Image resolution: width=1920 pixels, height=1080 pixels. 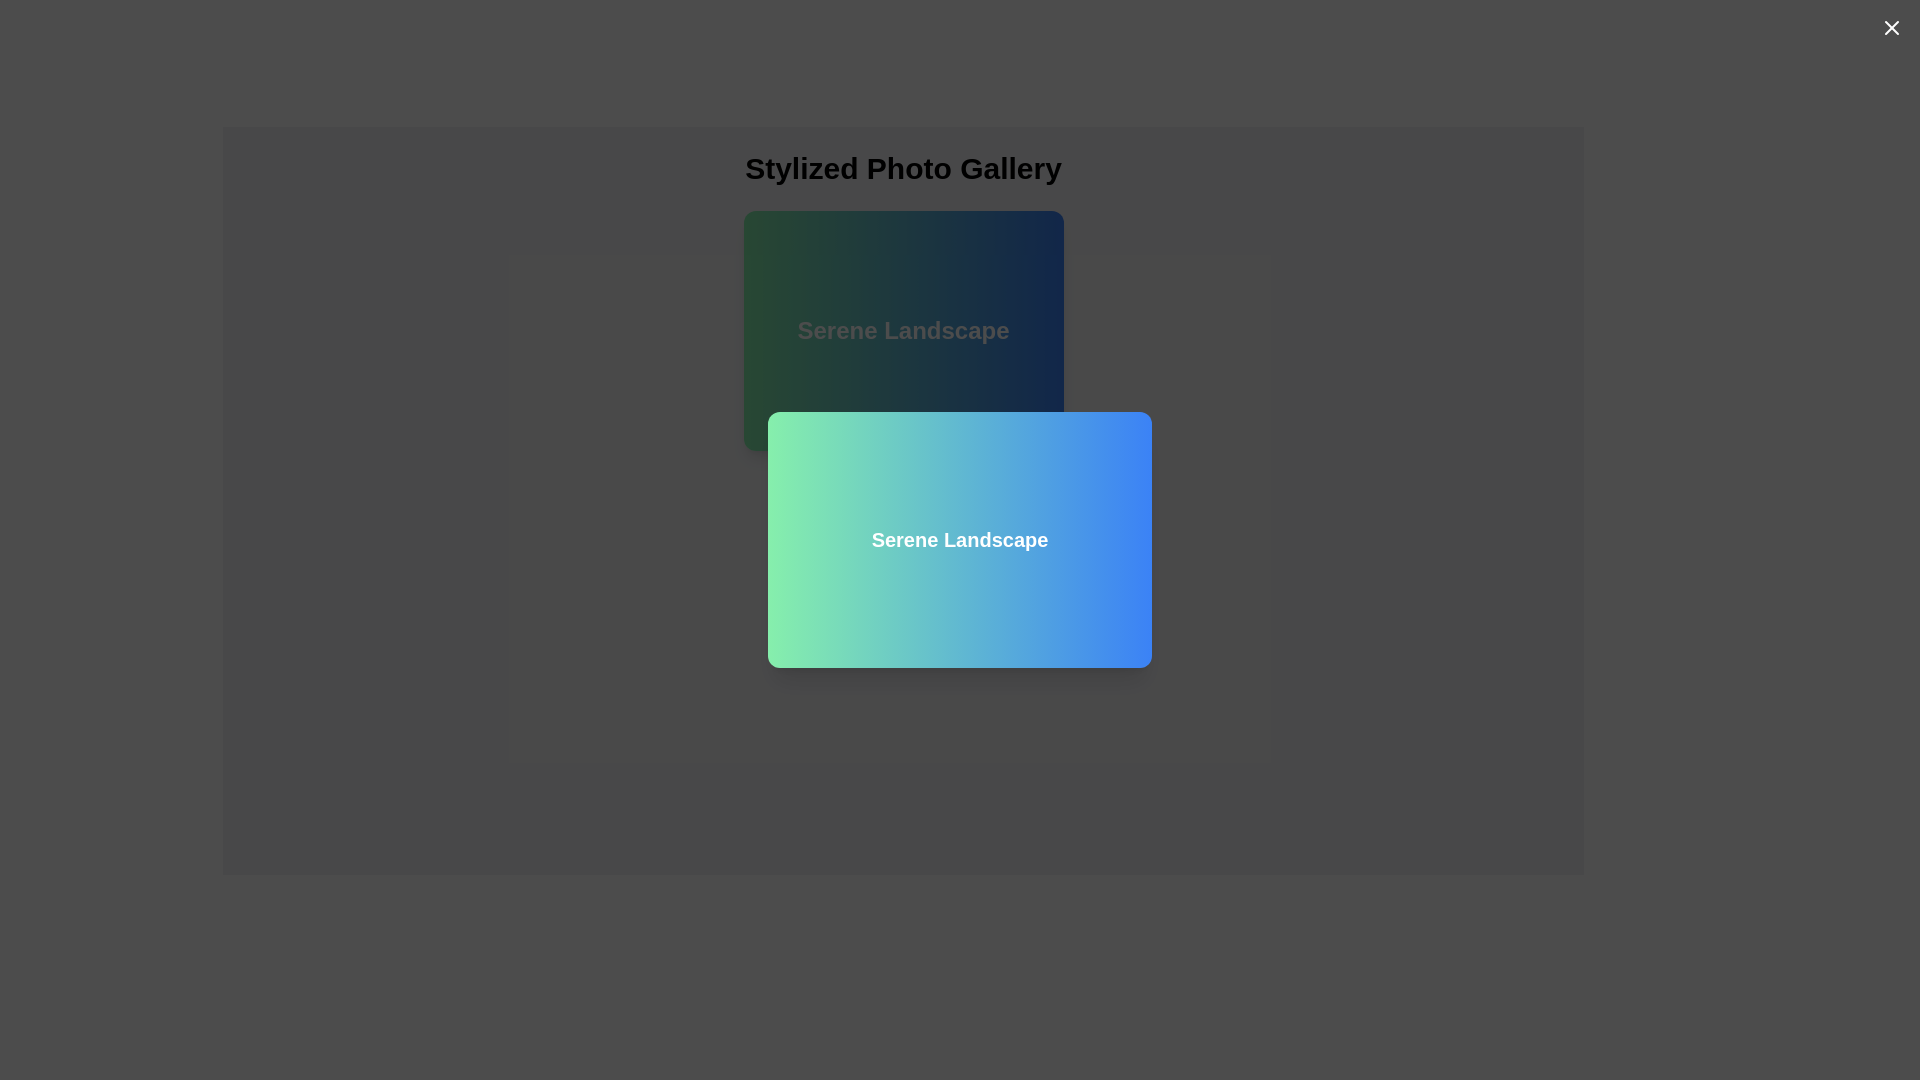 I want to click on the close button located in the top-right corner of the 'Serene Landscape' card, so click(x=1890, y=27).